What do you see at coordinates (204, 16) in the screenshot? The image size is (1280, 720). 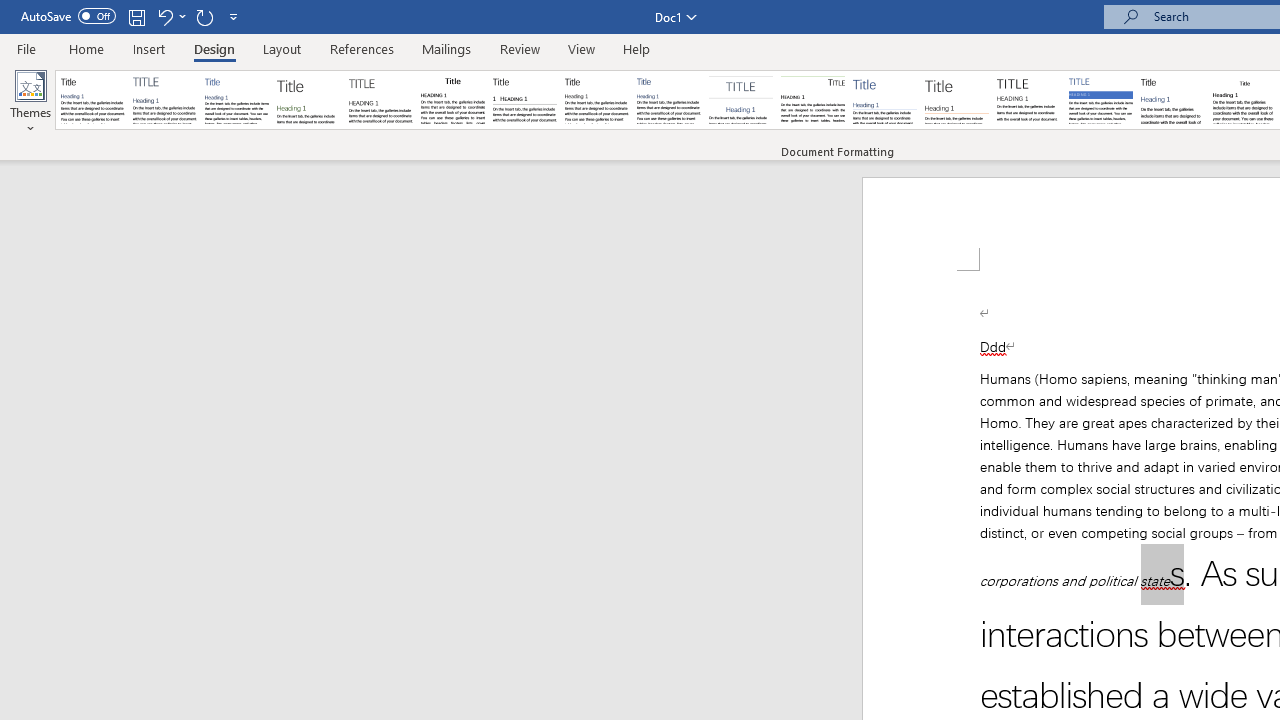 I see `'Repeat Accessibility Checker'` at bounding box center [204, 16].